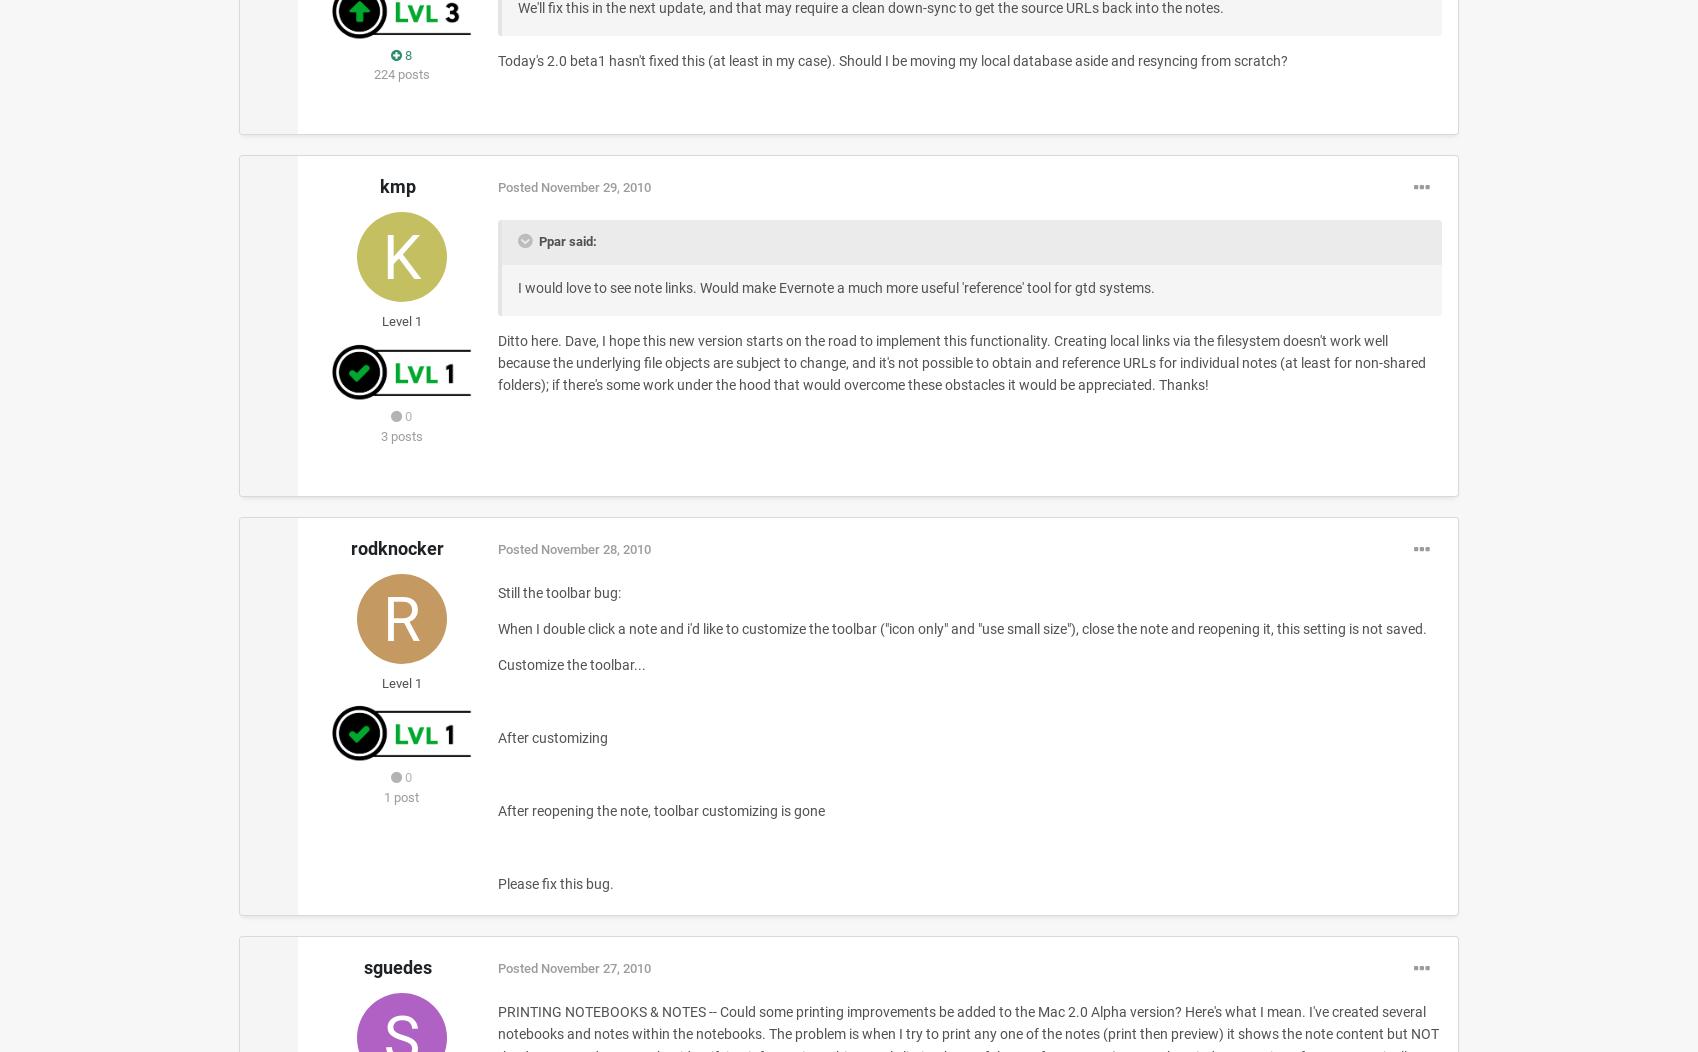  What do you see at coordinates (870, 7) in the screenshot?
I see `'We'll fix this in the next update, and that may require a clean down-sync to get the source URLs back into the notes.'` at bounding box center [870, 7].